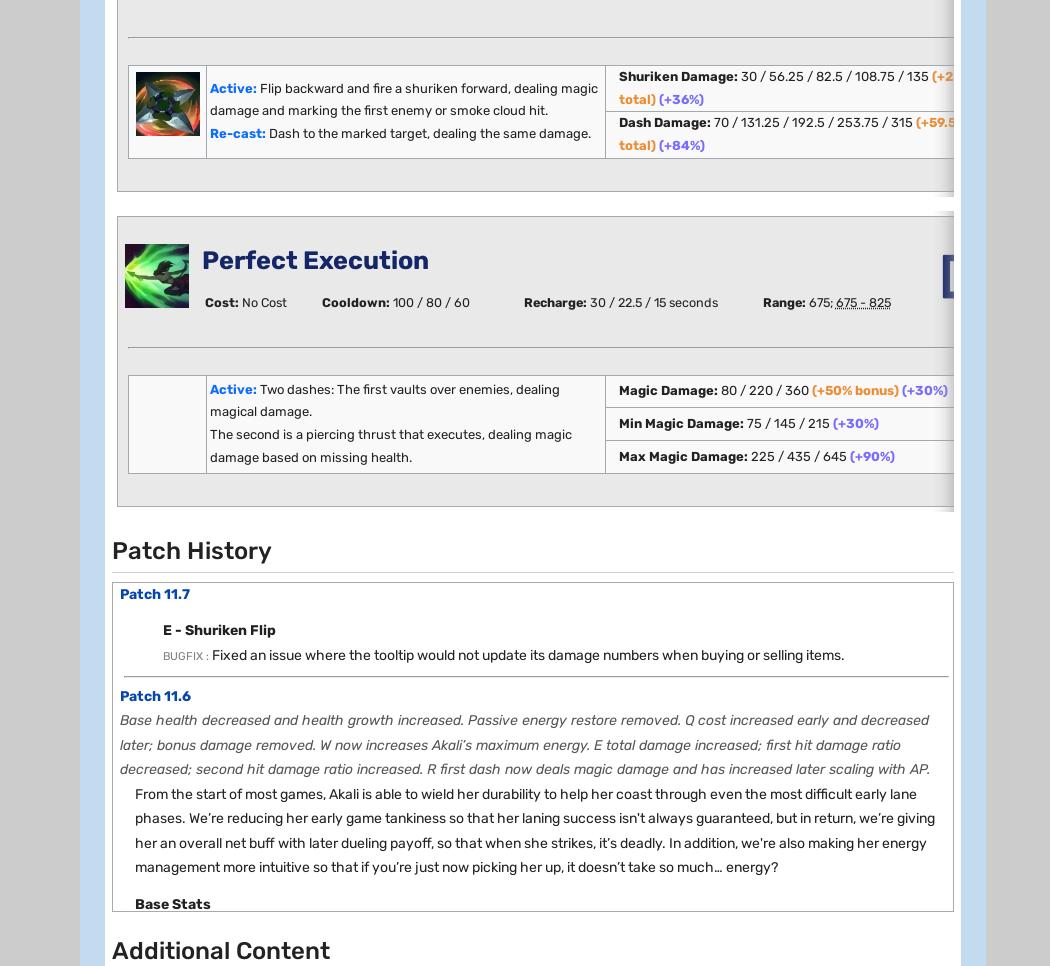 This screenshot has height=966, width=1050. What do you see at coordinates (301, 911) in the screenshot?
I see `'[100/150/200]'` at bounding box center [301, 911].